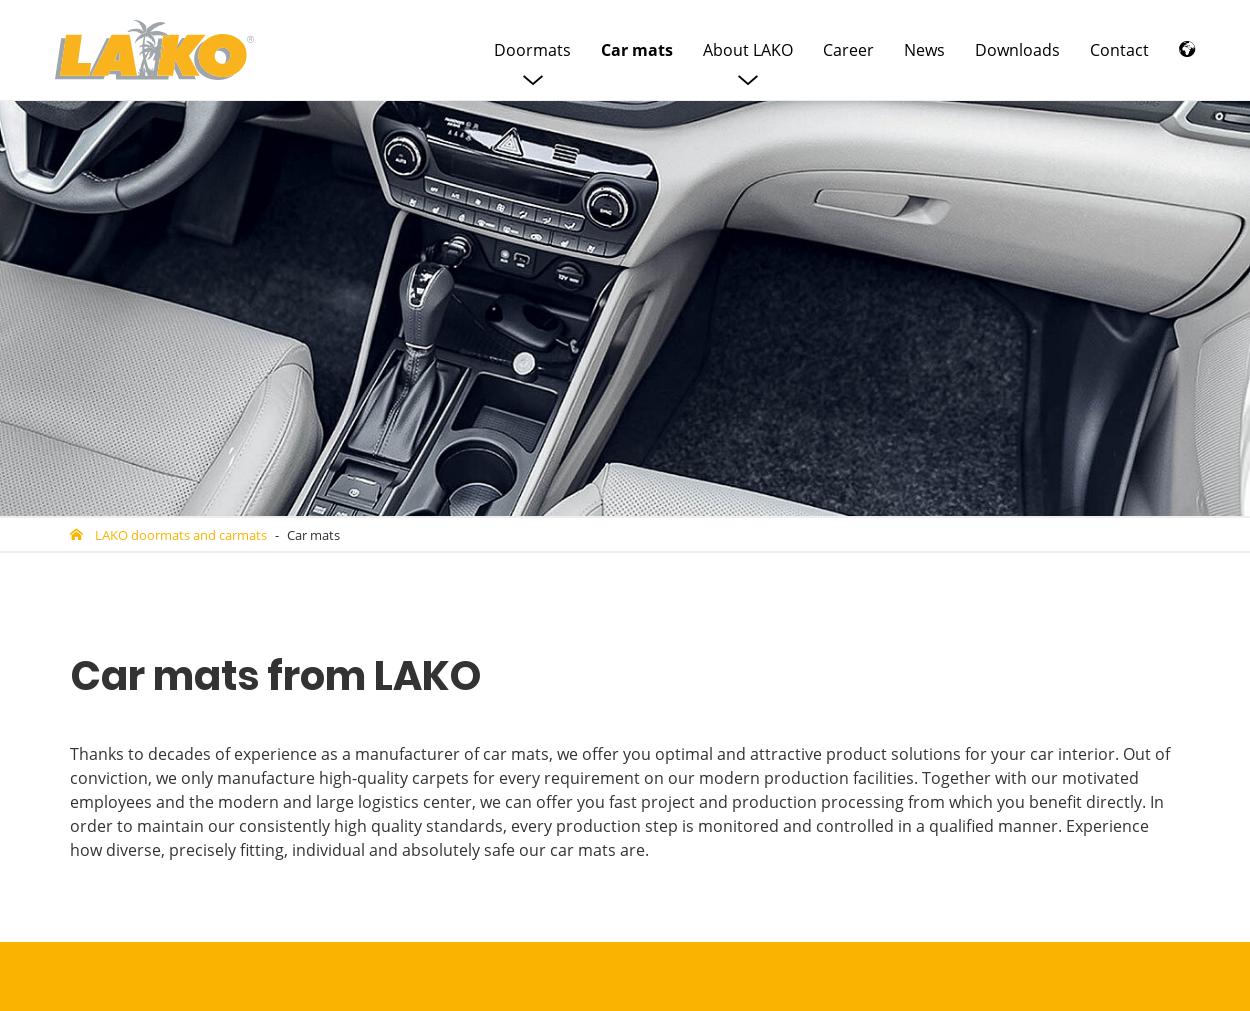 The width and height of the screenshot is (1250, 1011). Describe the element at coordinates (847, 49) in the screenshot. I see `'Career'` at that location.